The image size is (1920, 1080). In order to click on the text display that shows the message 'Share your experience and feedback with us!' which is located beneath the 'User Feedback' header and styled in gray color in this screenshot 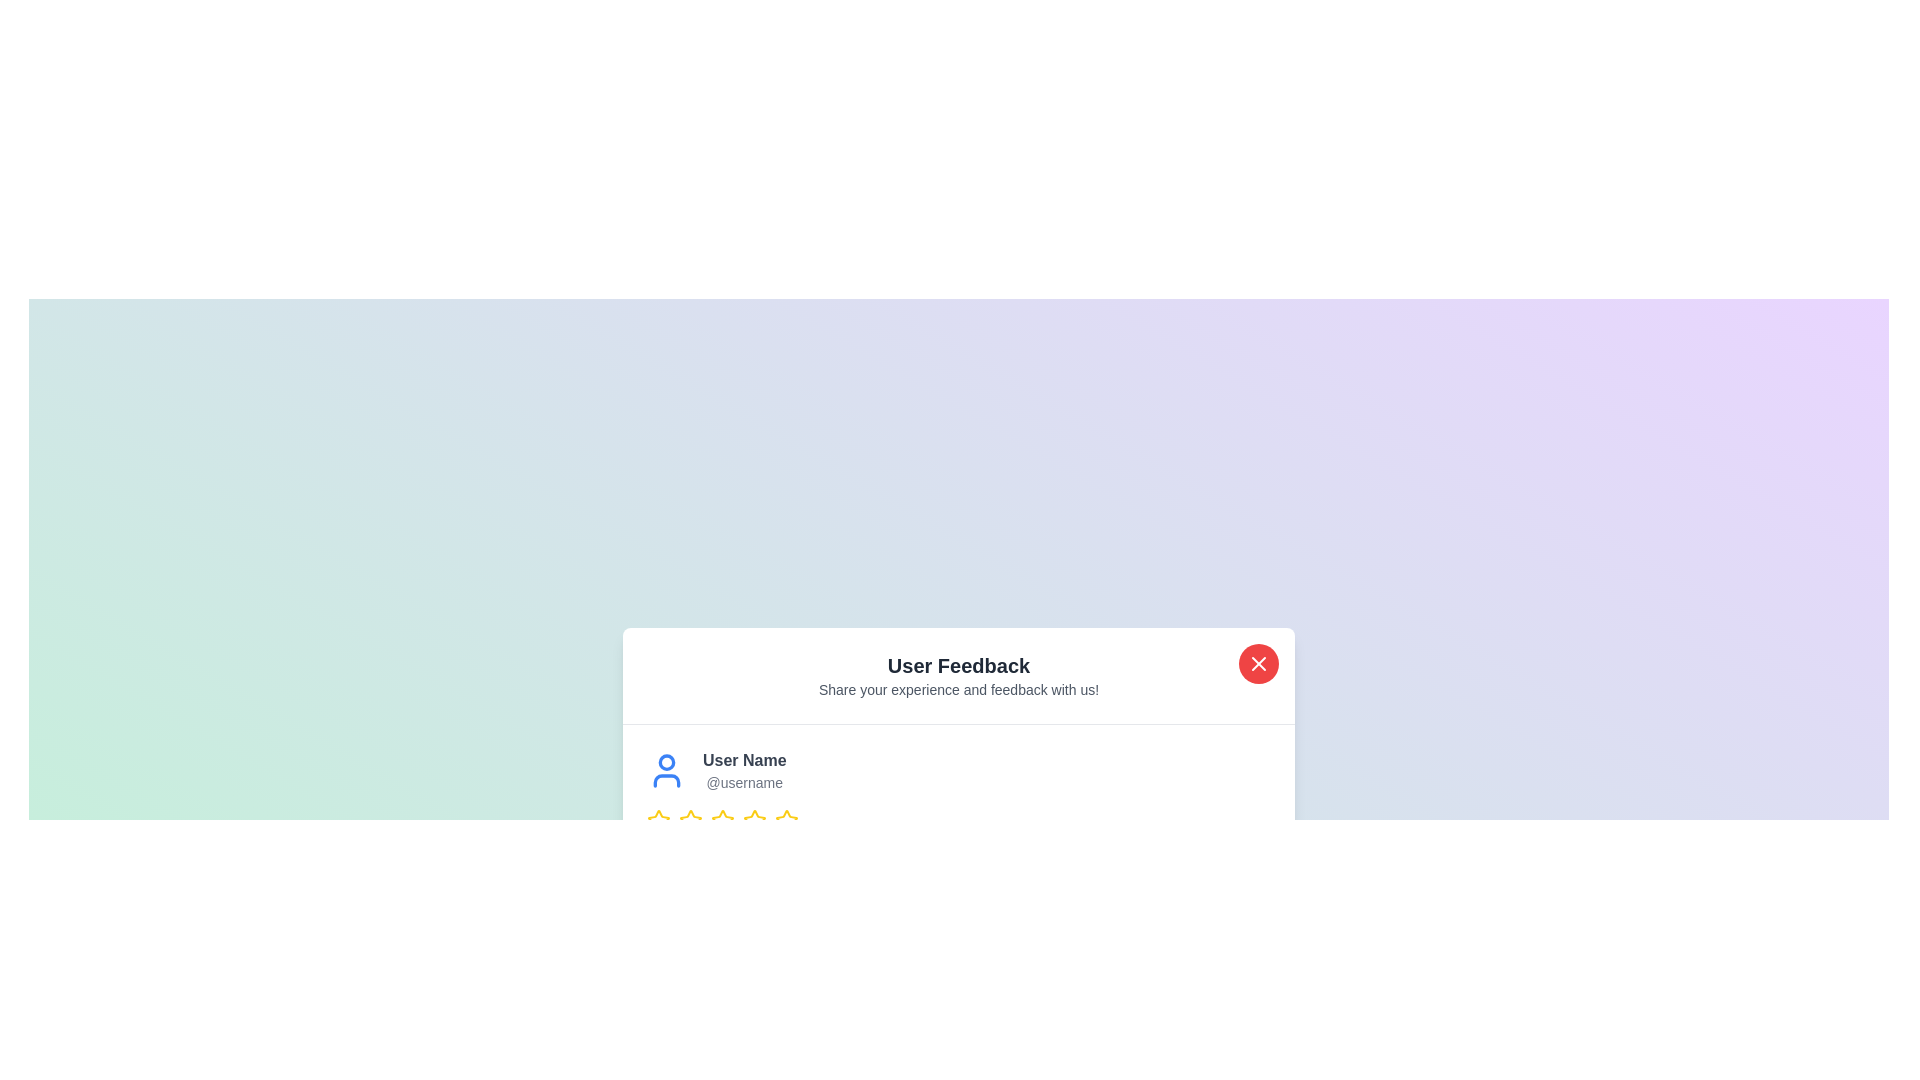, I will do `click(958, 688)`.